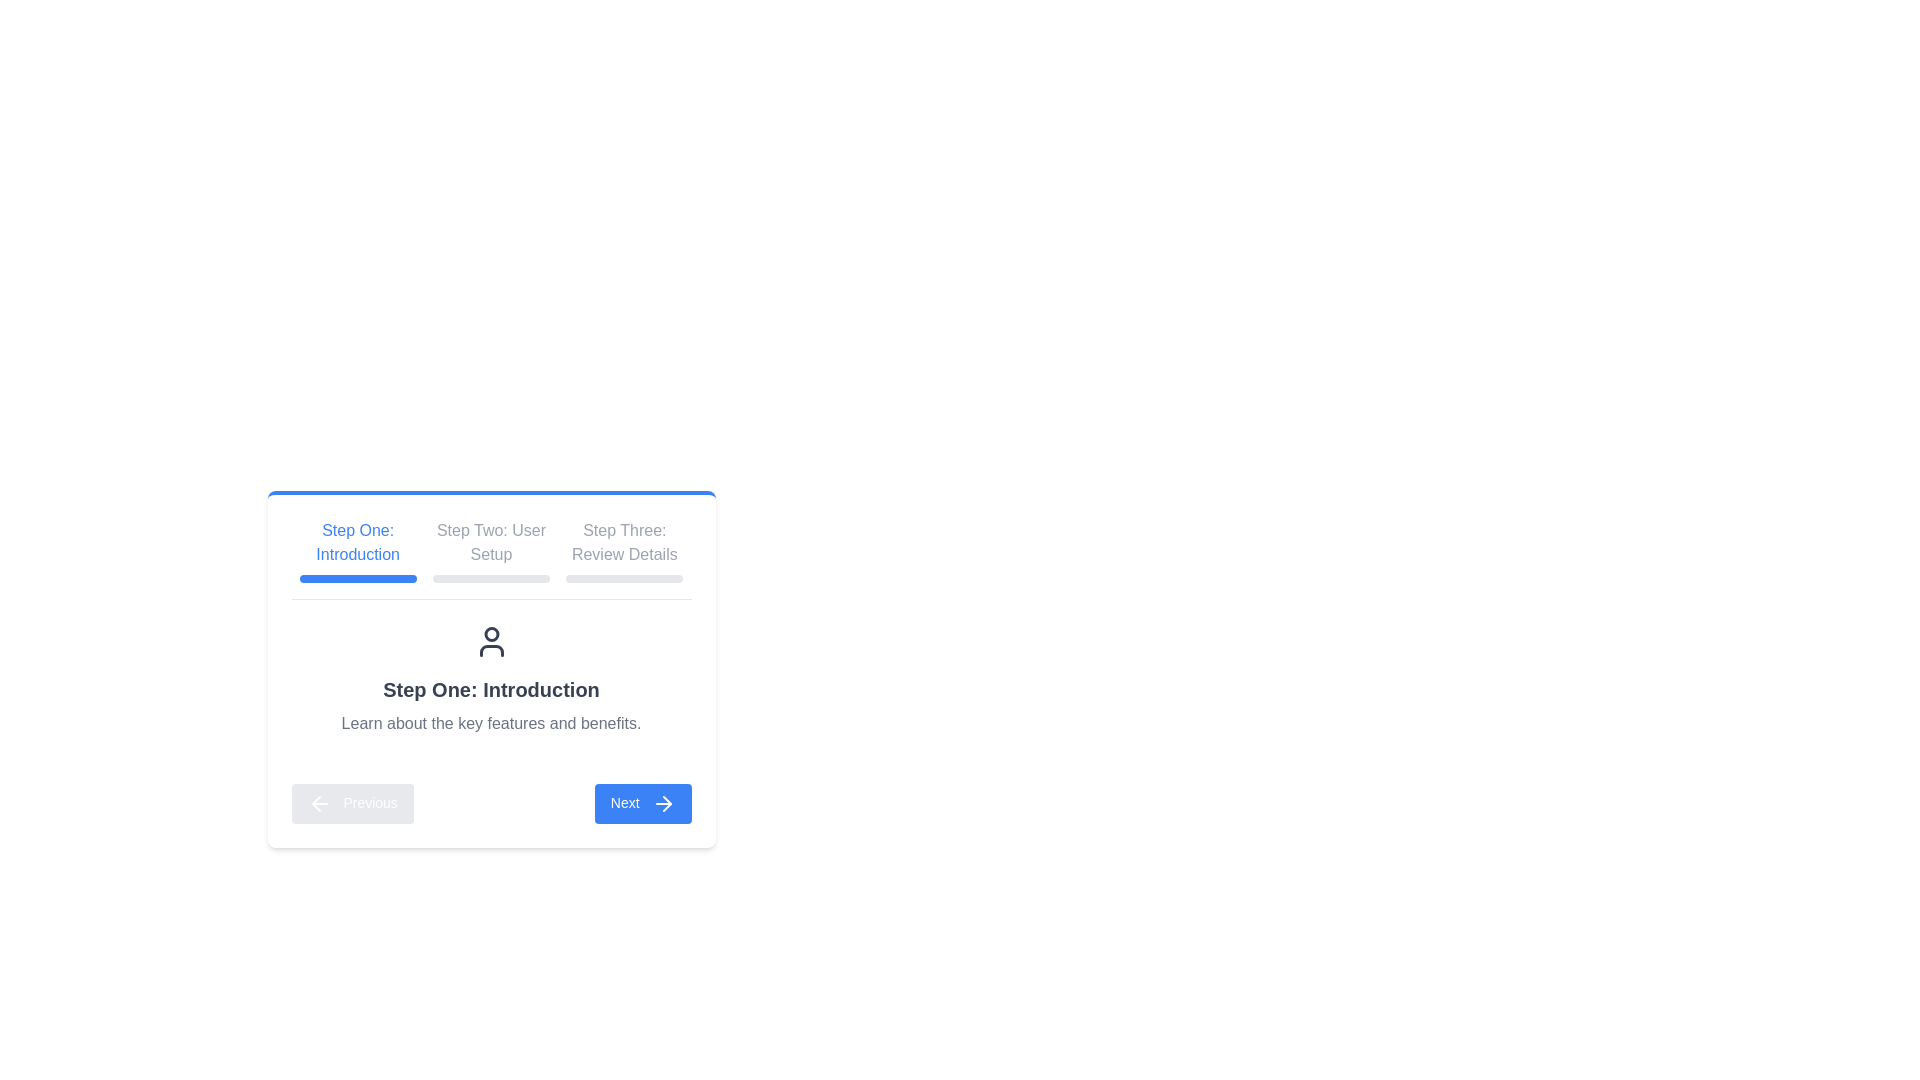 The height and width of the screenshot is (1080, 1920). I want to click on the active 'Next' button in the Navigation Control Group, which is positioned at the bottom center of the card layout, so click(491, 802).